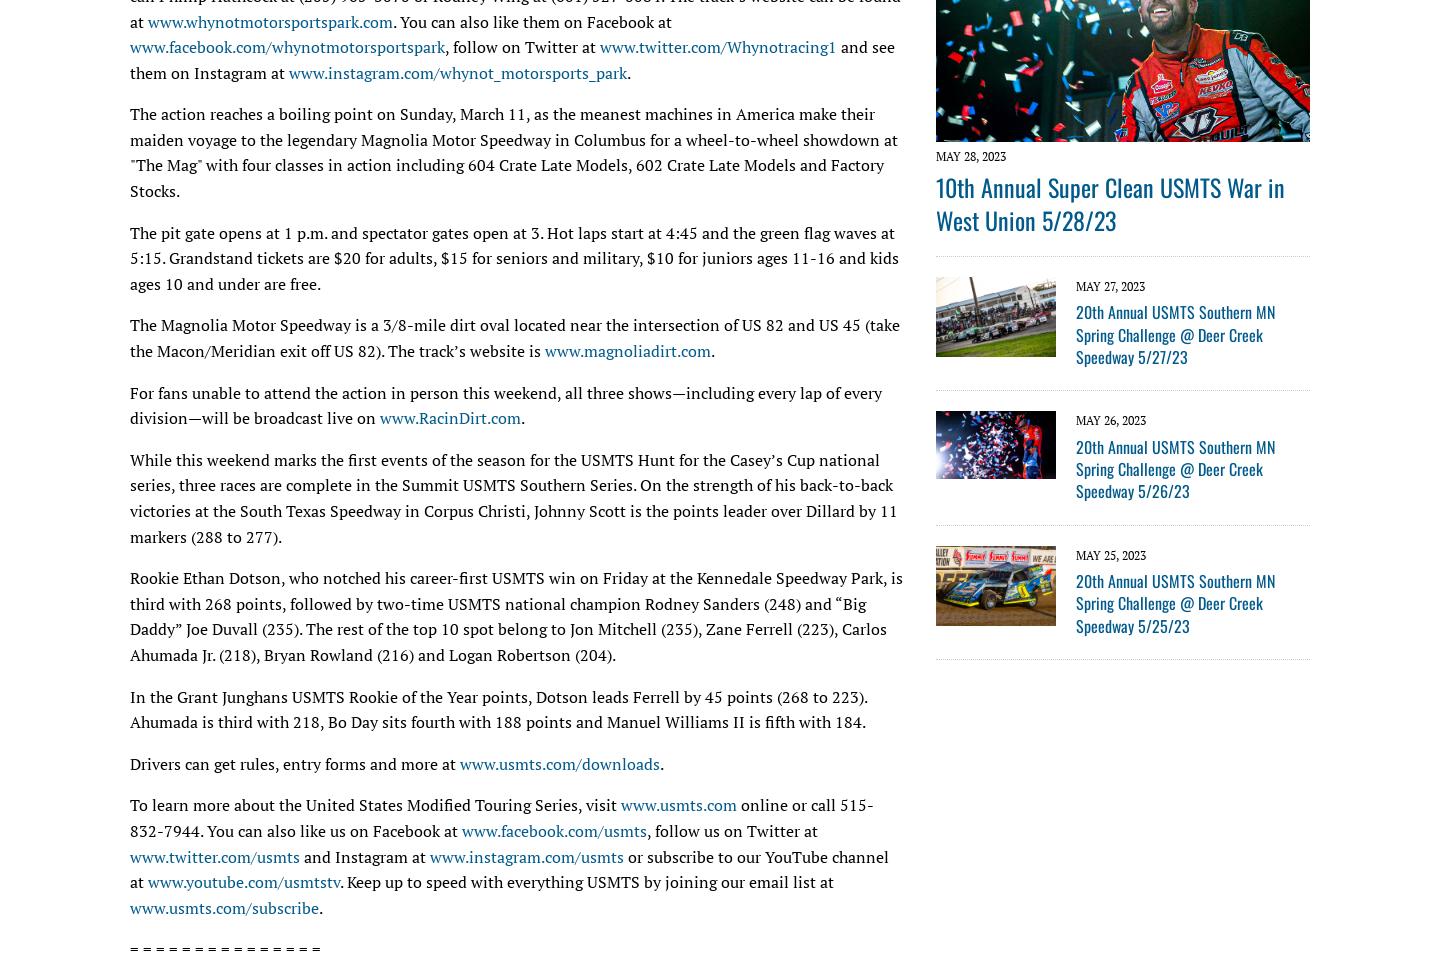 Image resolution: width=1440 pixels, height=978 pixels. What do you see at coordinates (1175, 467) in the screenshot?
I see `'20th Annual USMTS Southern MN Spring Challenge @ Deer Creek Speedway 5/26/23'` at bounding box center [1175, 467].